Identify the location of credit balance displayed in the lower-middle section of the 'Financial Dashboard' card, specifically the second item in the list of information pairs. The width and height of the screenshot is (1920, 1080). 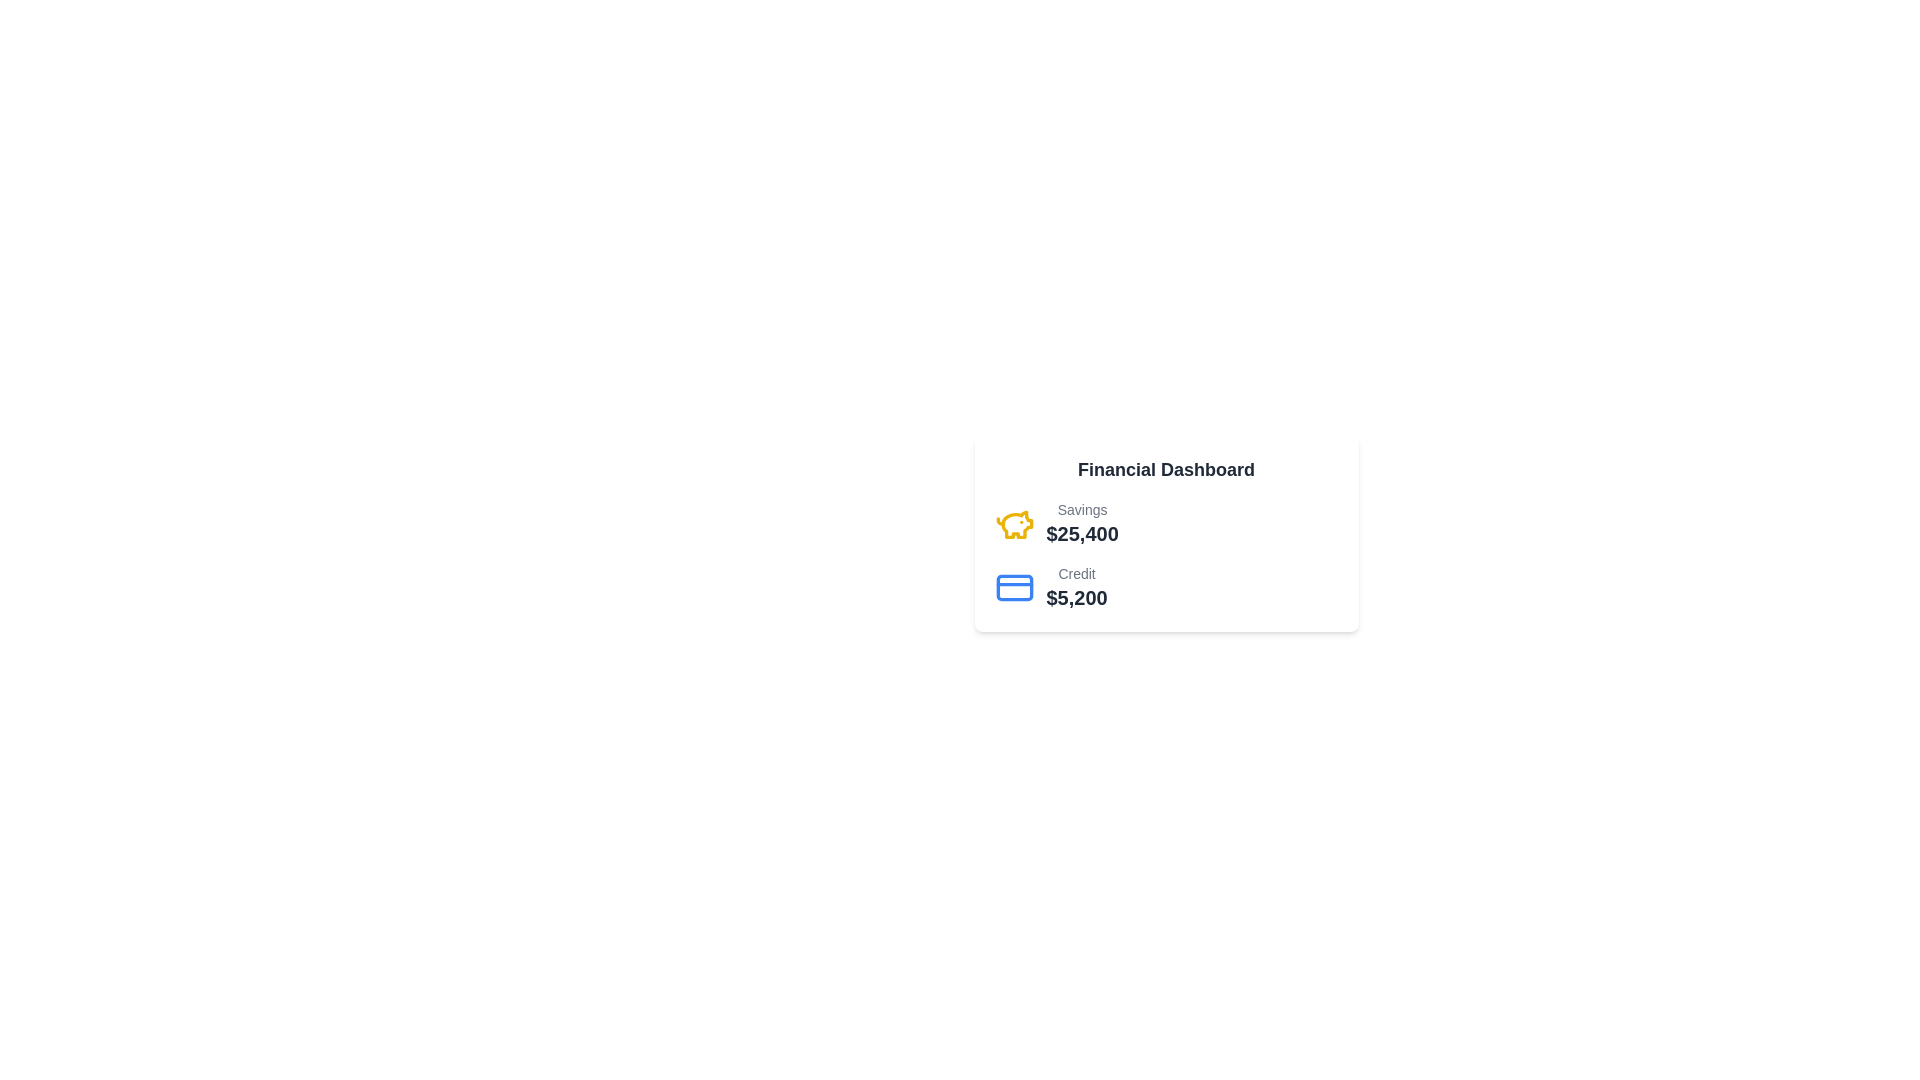
(1050, 586).